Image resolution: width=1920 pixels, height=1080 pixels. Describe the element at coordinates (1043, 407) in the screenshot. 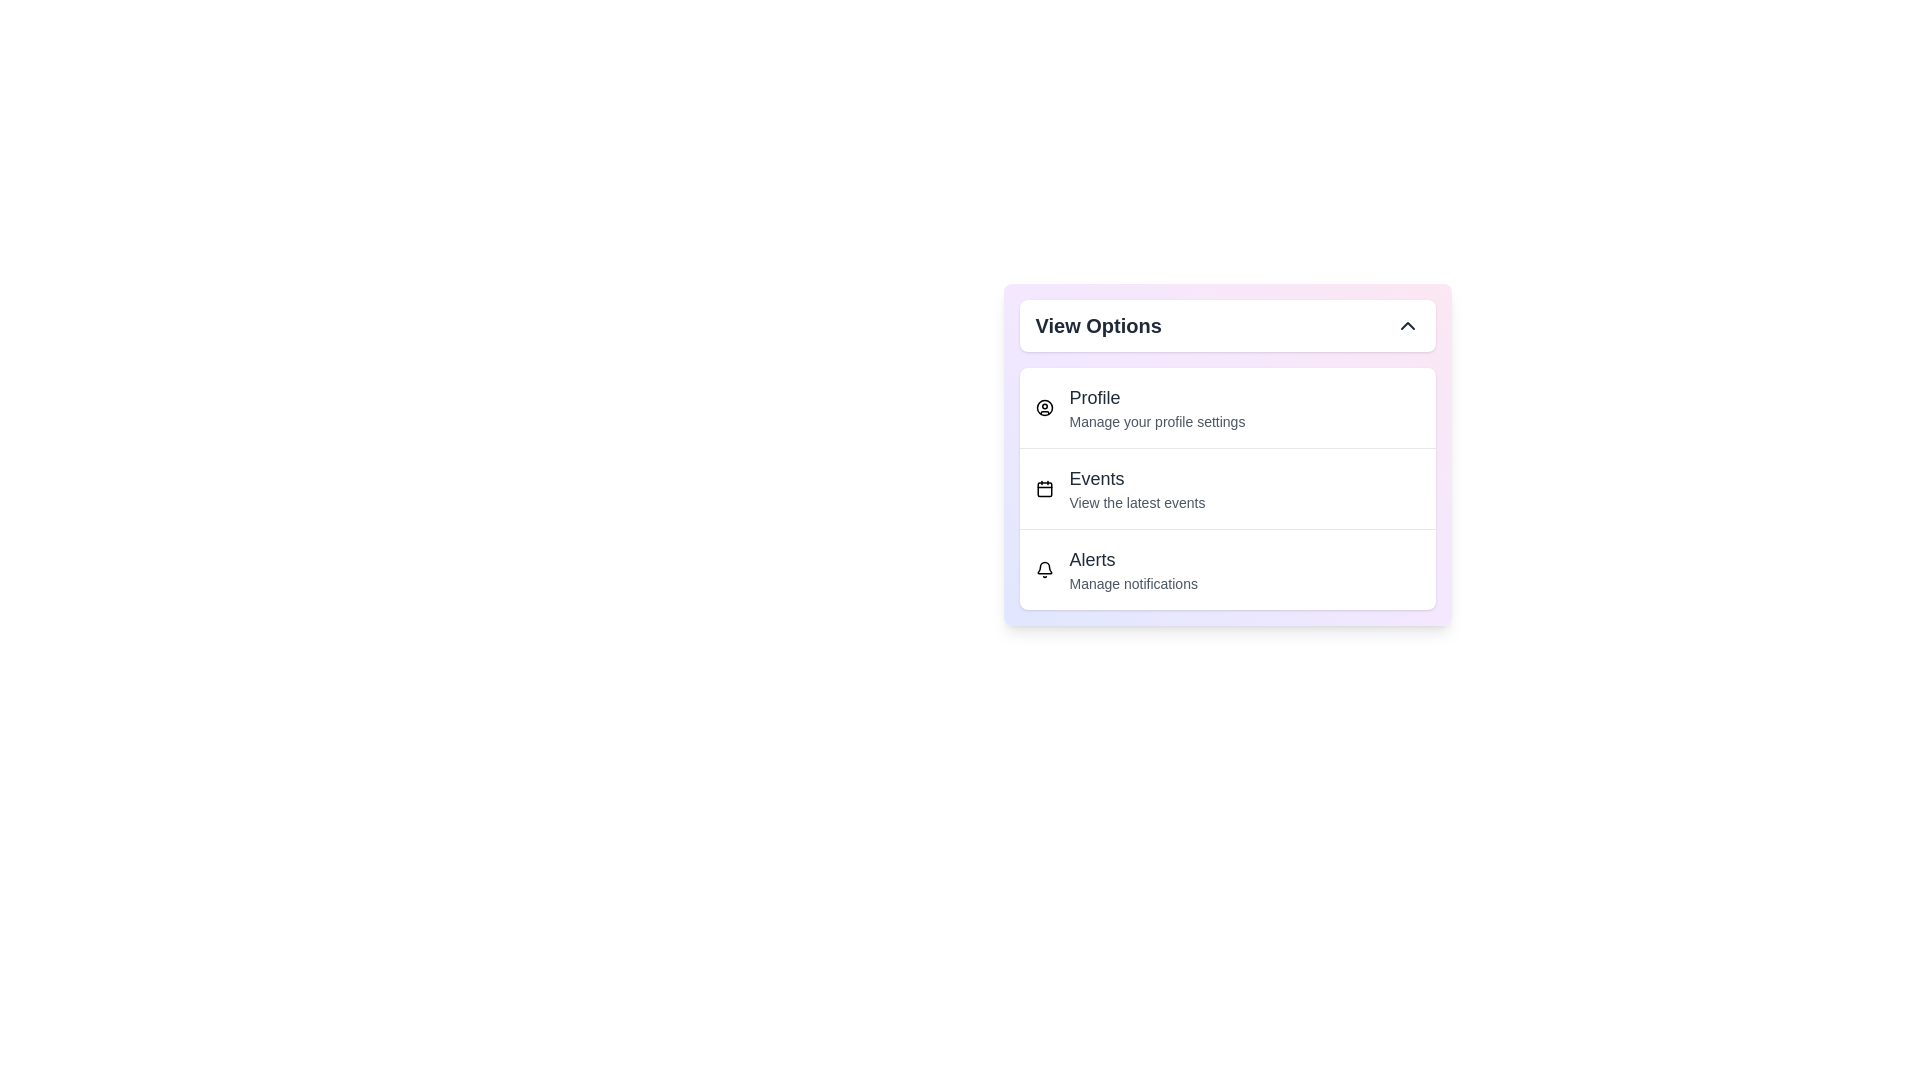

I see `the icon of the menu item corresponding to Profile` at that location.